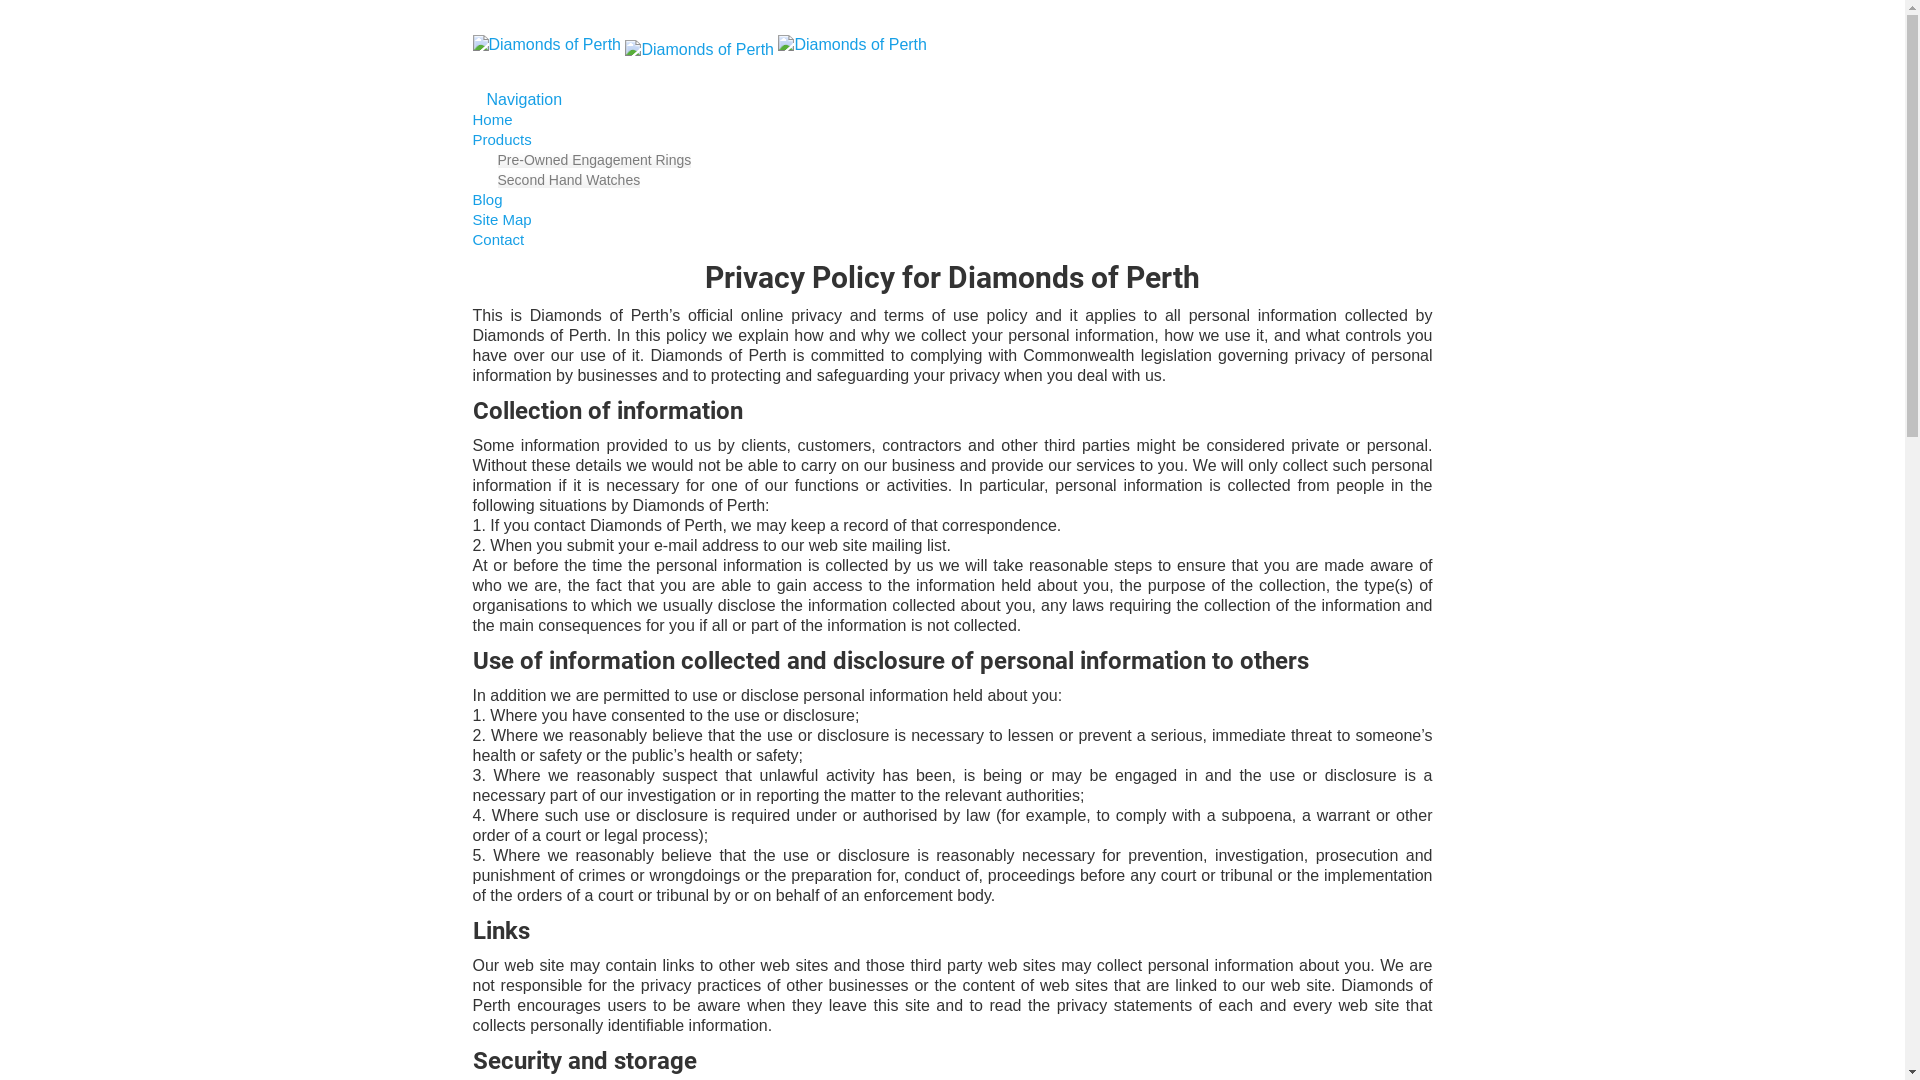  What do you see at coordinates (491, 119) in the screenshot?
I see `'Home'` at bounding box center [491, 119].